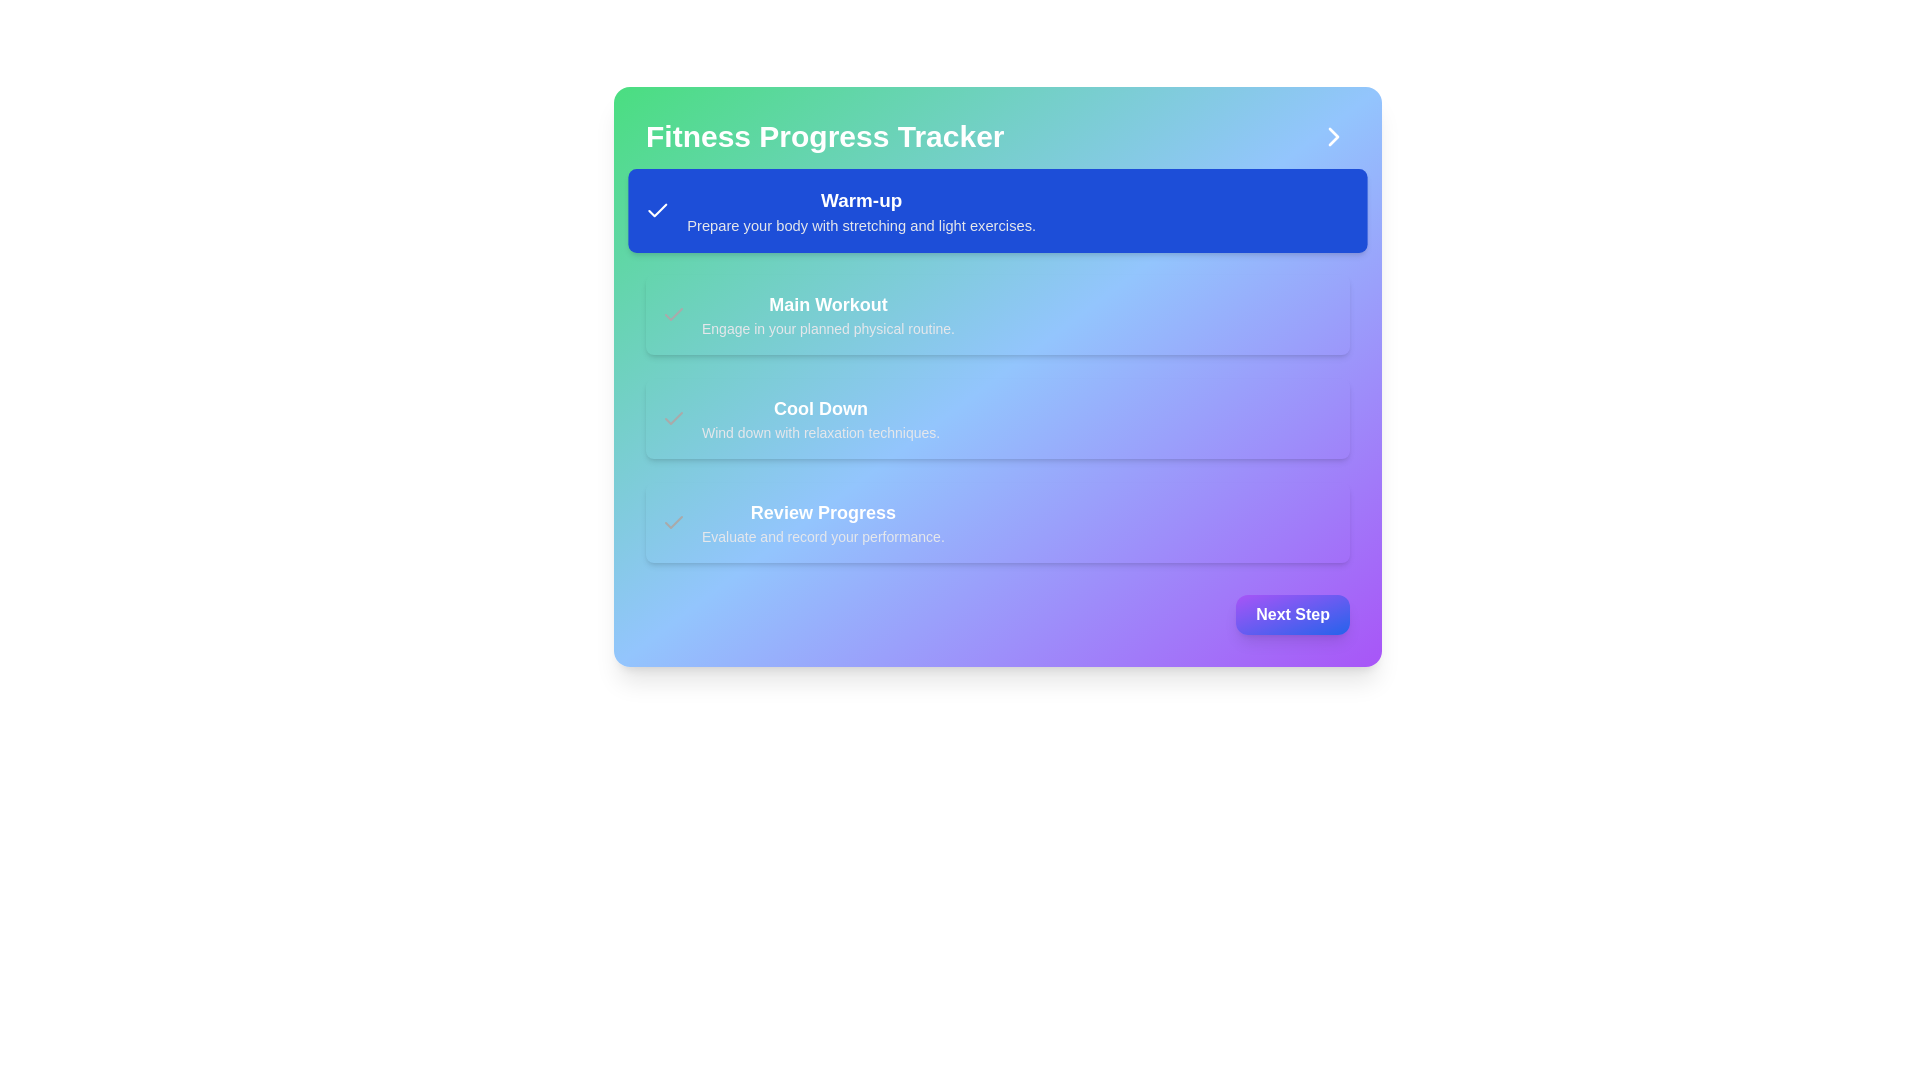 The image size is (1920, 1080). Describe the element at coordinates (861, 211) in the screenshot. I see `the text block displaying the heading 'Warm-up' and description 'Prepare your body with stretching and light exercises.' with a blue background` at that location.